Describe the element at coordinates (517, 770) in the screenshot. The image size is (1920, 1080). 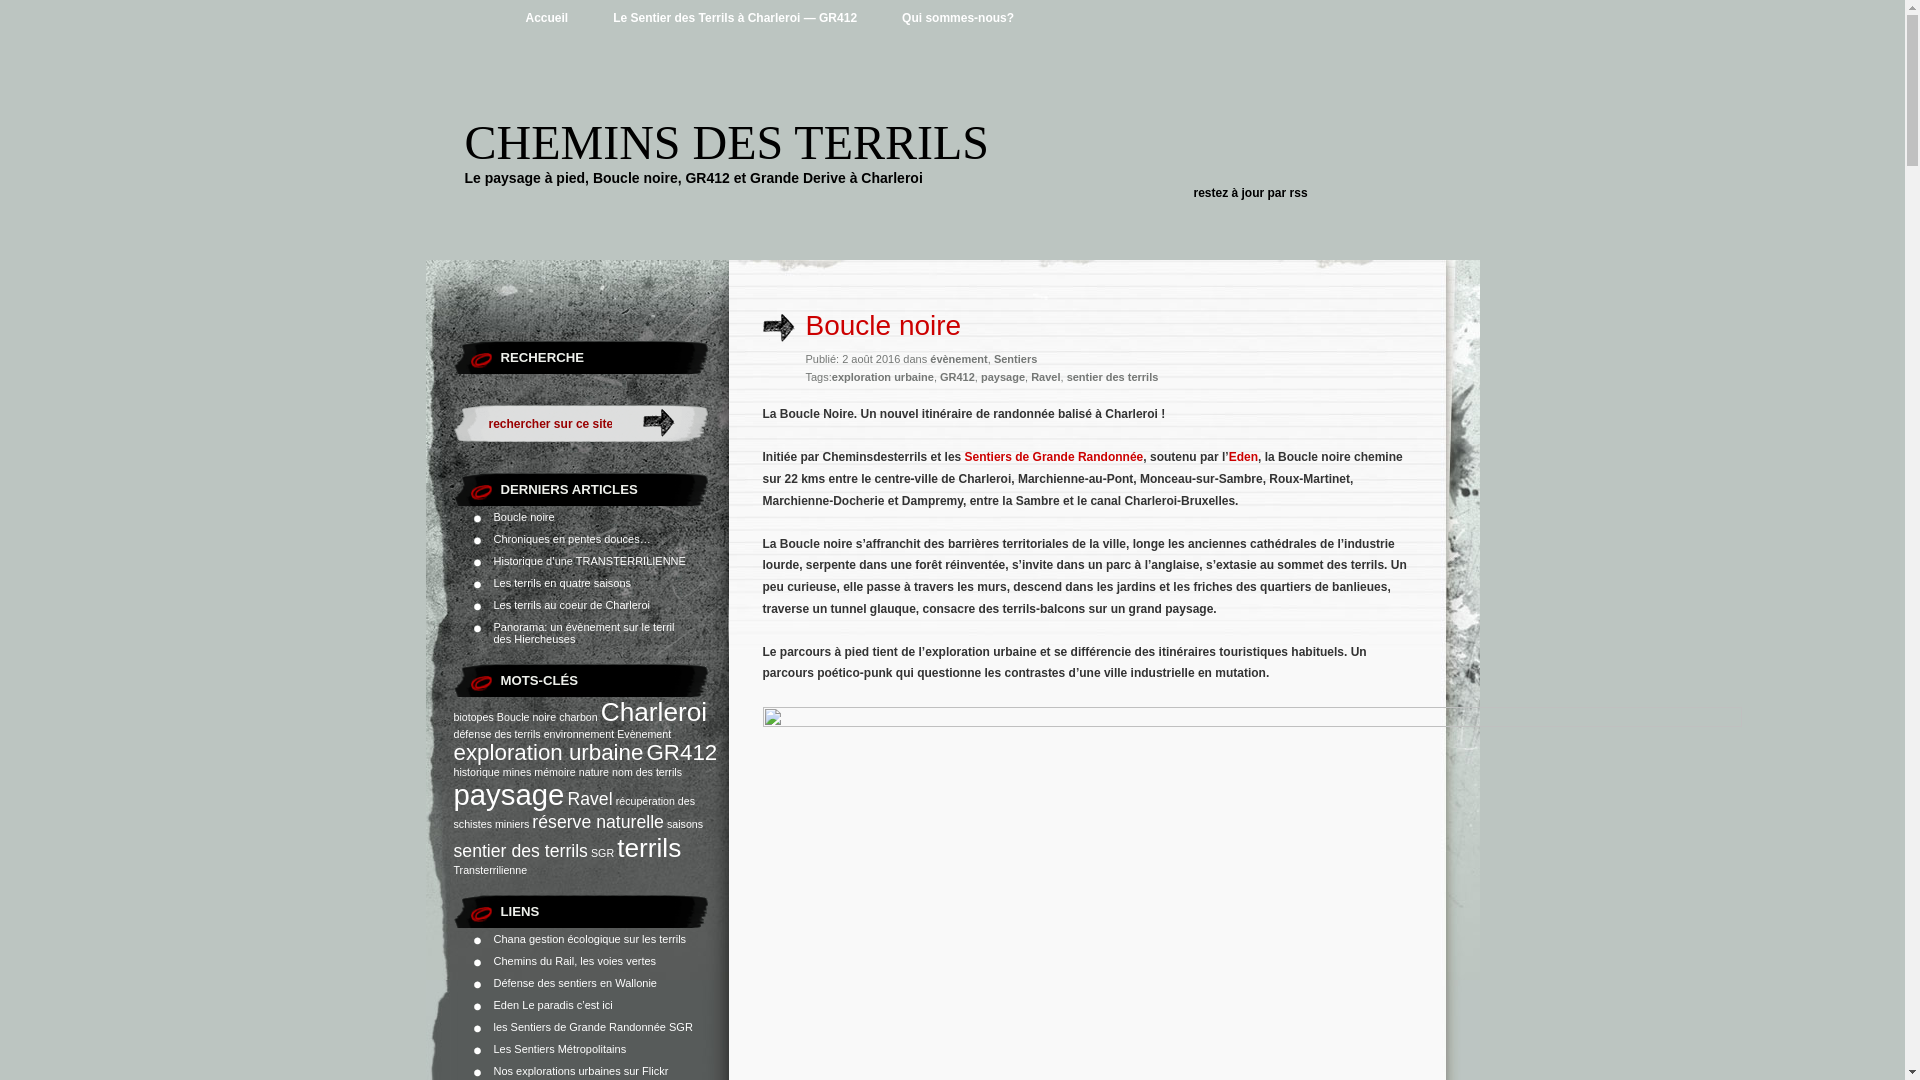
I see `'mines'` at that location.